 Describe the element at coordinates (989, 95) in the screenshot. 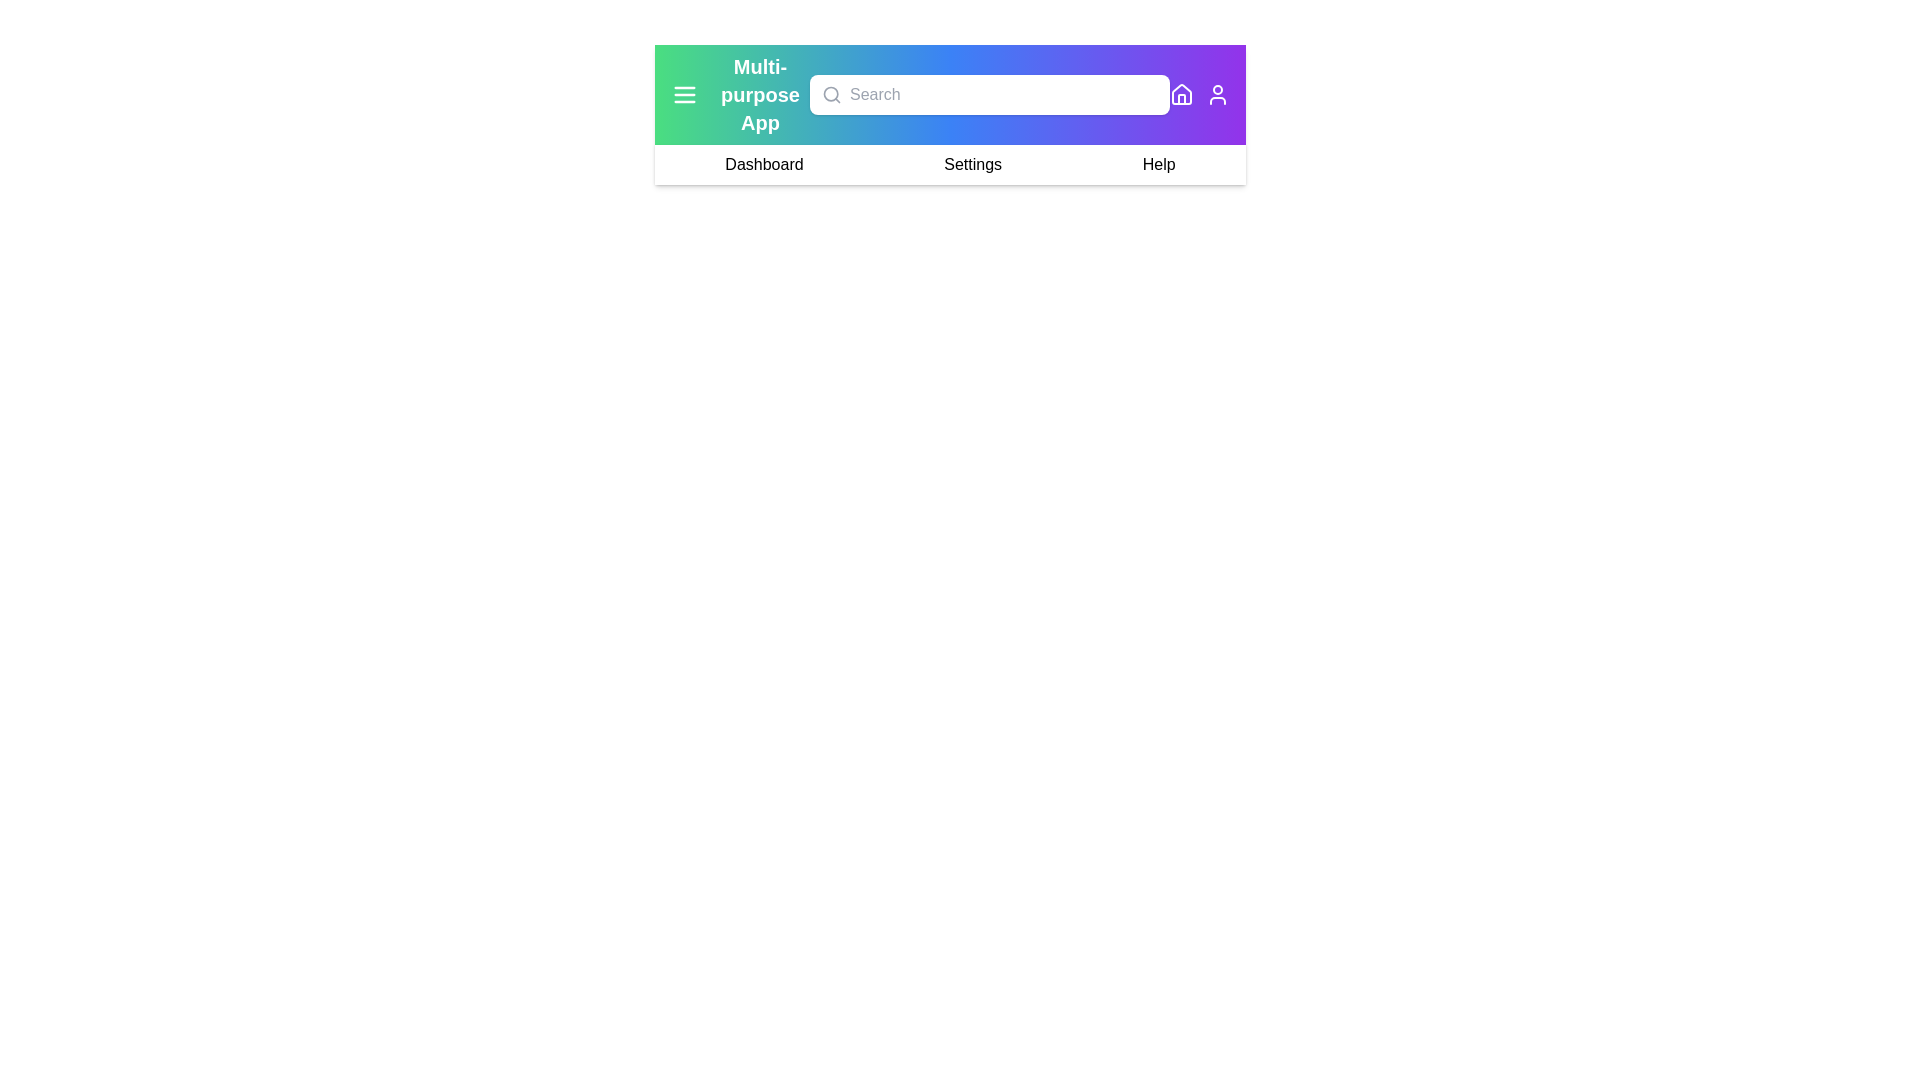

I see `the search bar to focus and enter a query` at that location.